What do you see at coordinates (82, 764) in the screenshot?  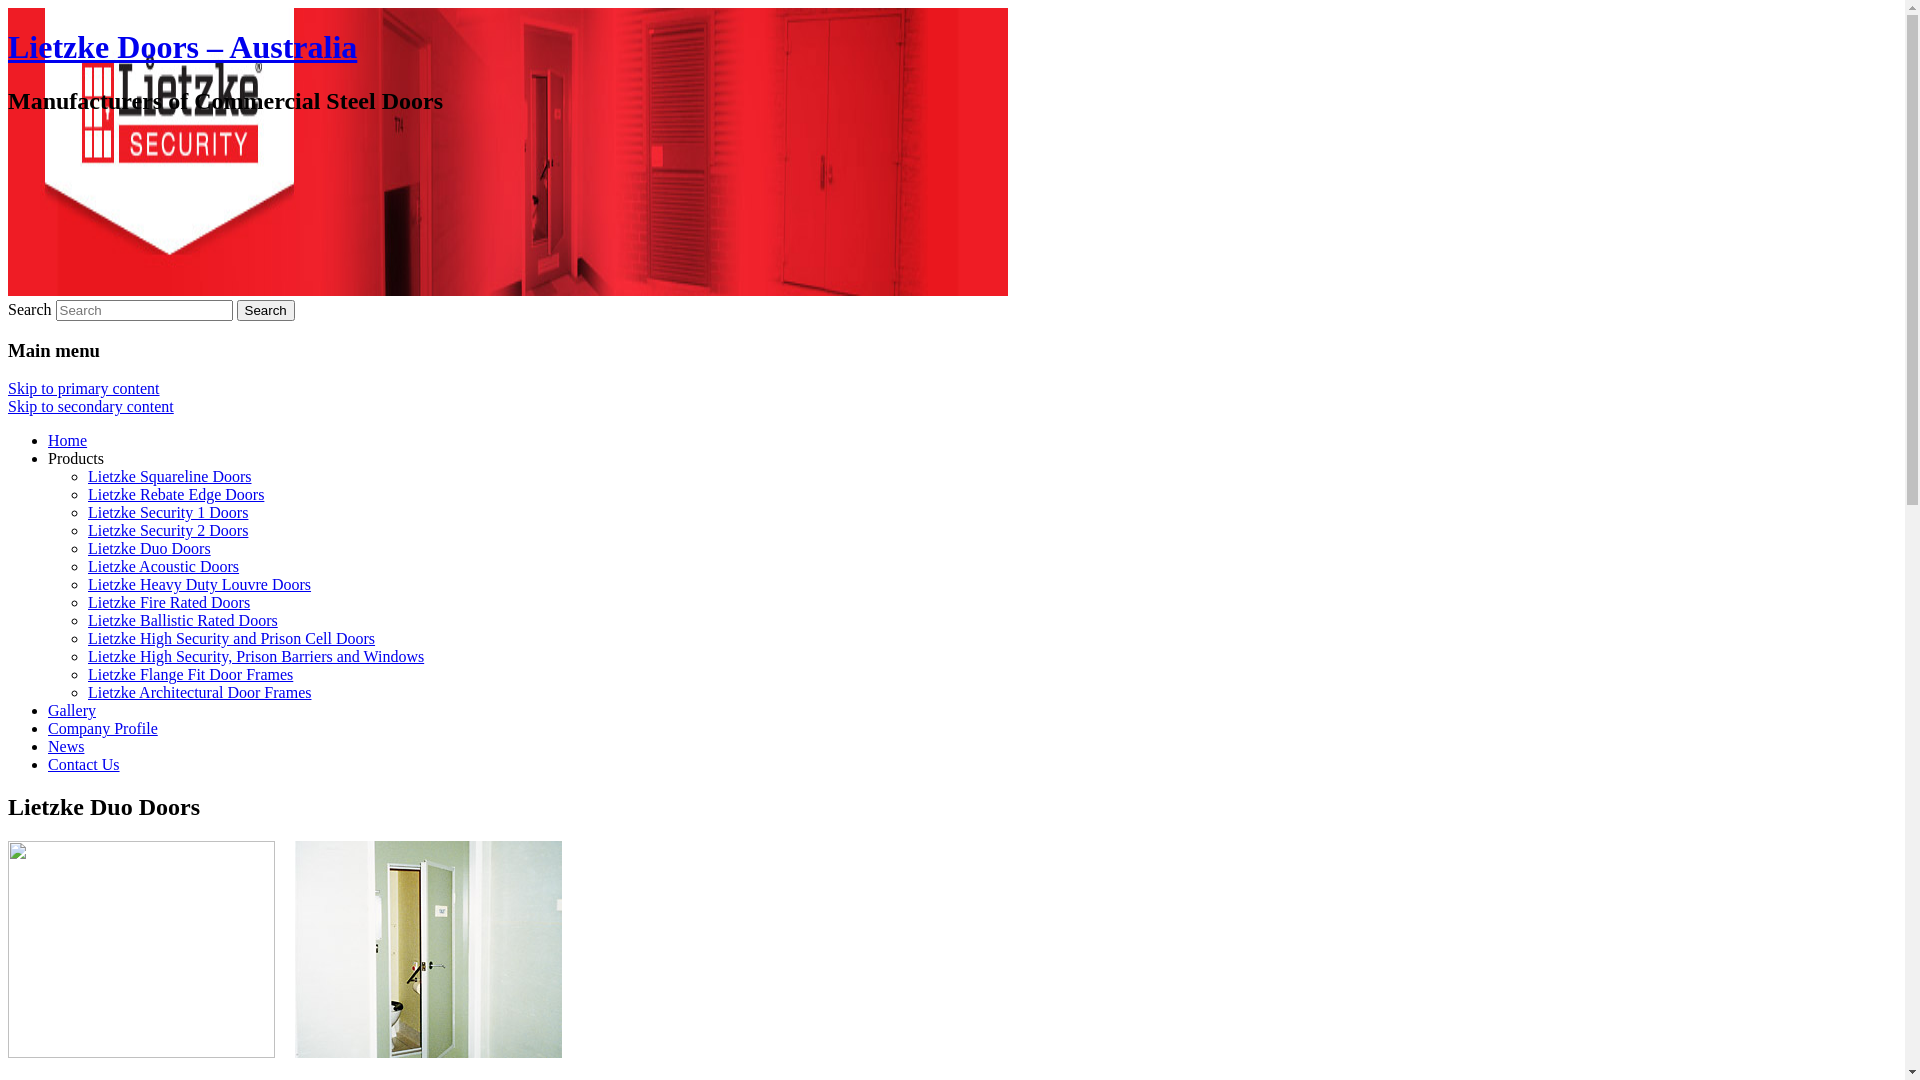 I see `'Contact Us'` at bounding box center [82, 764].